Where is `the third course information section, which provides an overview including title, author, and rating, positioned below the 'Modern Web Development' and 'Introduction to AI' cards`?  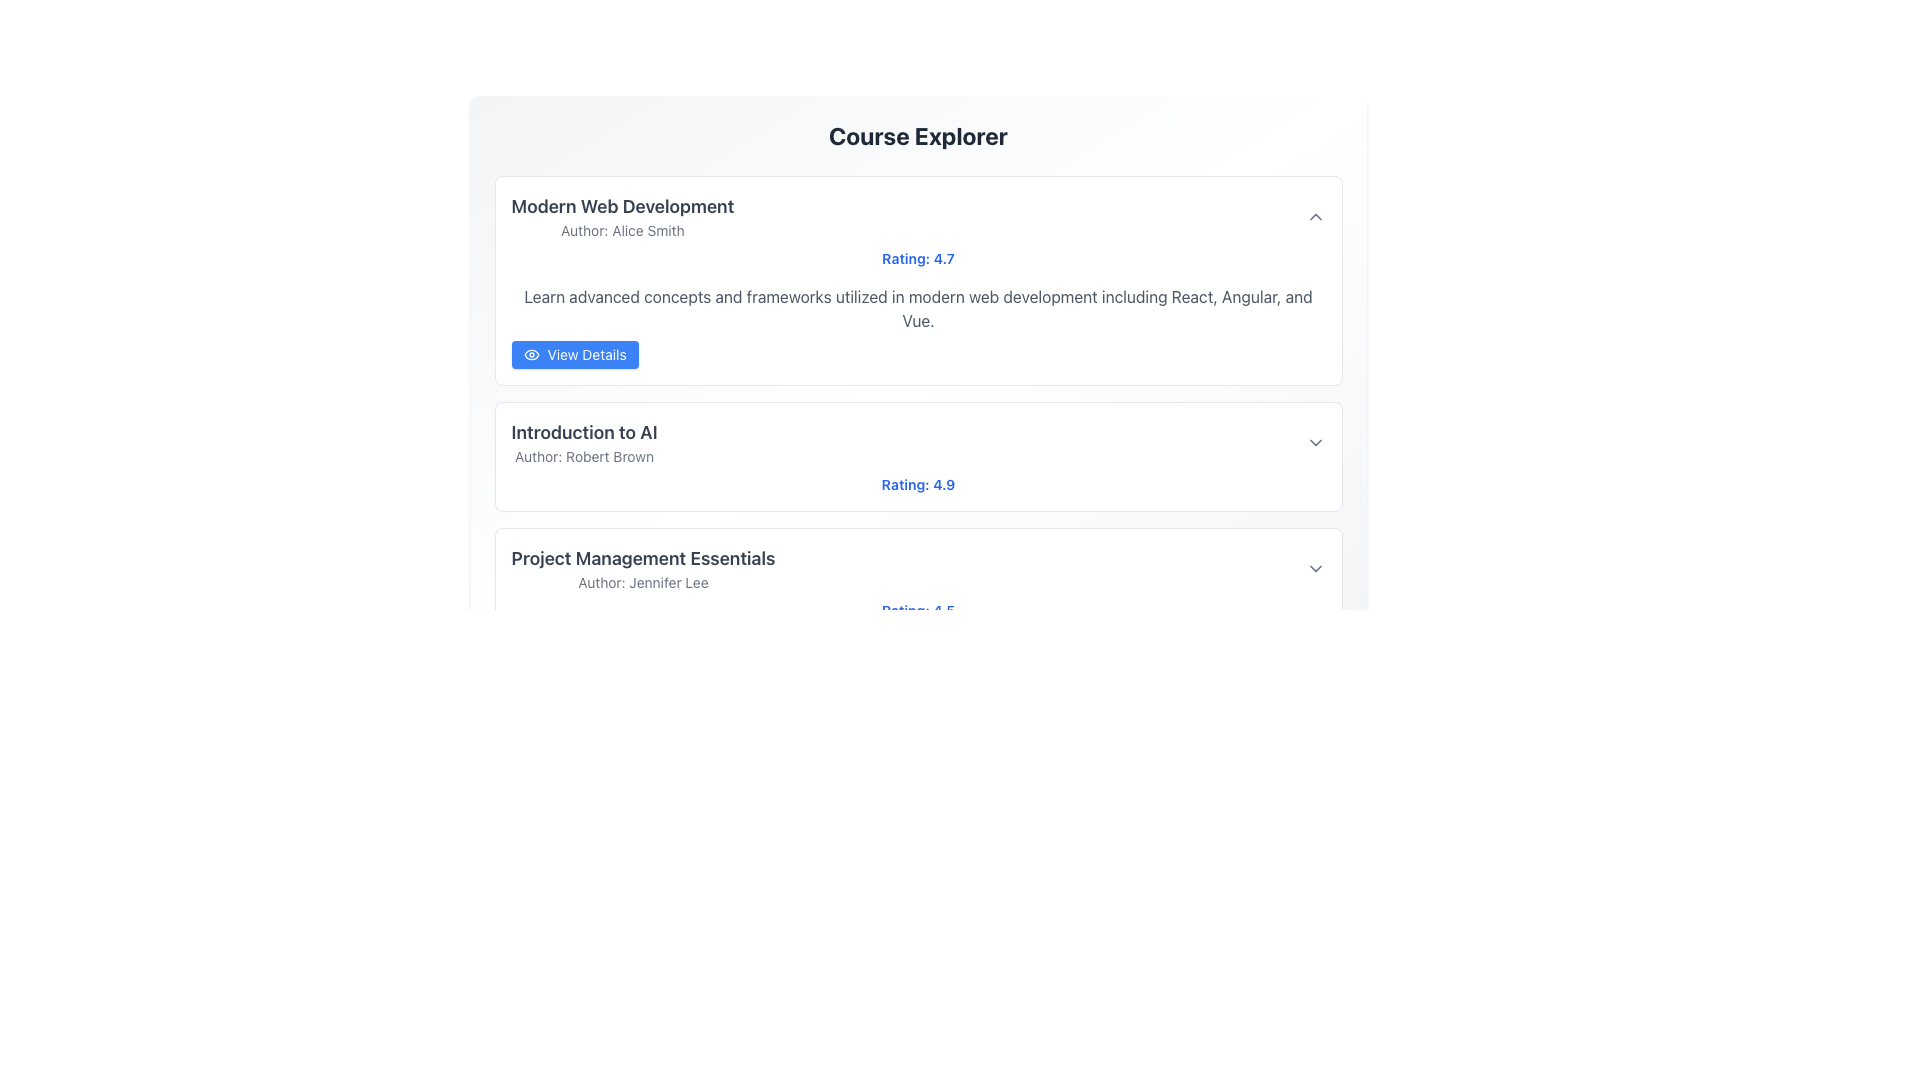
the third course information section, which provides an overview including title, author, and rating, positioned below the 'Modern Web Development' and 'Introduction to AI' cards is located at coordinates (917, 582).